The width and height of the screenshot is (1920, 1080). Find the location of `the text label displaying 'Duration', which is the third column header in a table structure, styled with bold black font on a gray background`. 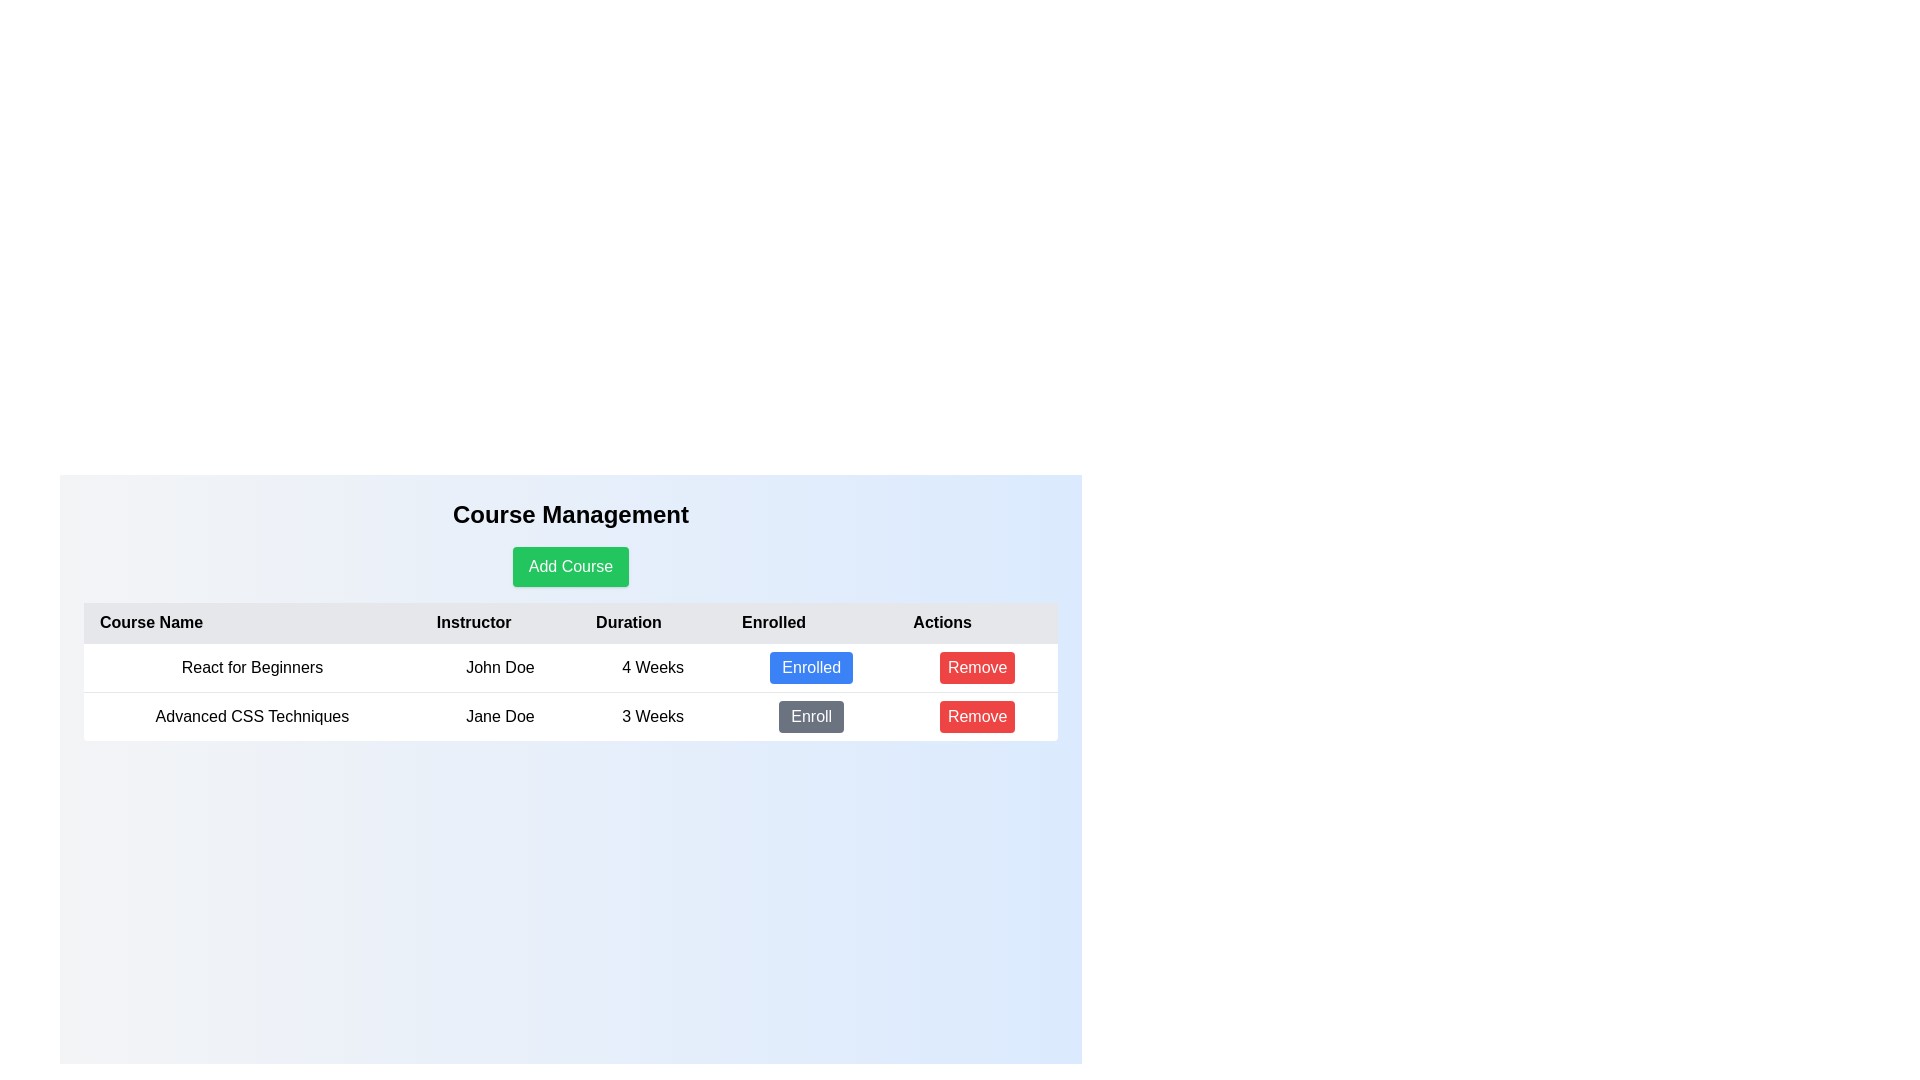

the text label displaying 'Duration', which is the third column header in a table structure, styled with bold black font on a gray background is located at coordinates (653, 622).